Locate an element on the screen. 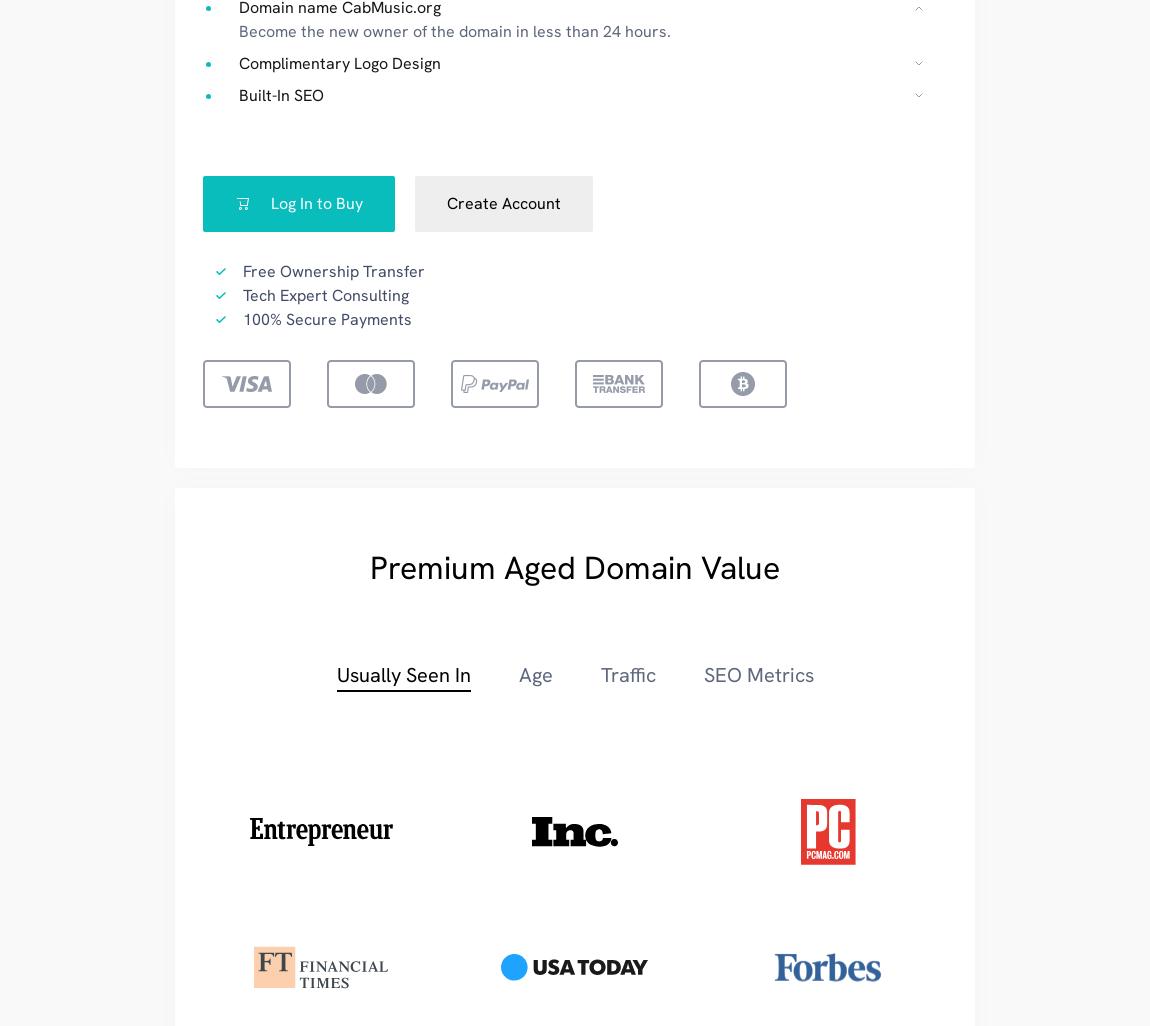 The image size is (1150, 1026). 'Free Ownership Transfer' is located at coordinates (333, 270).